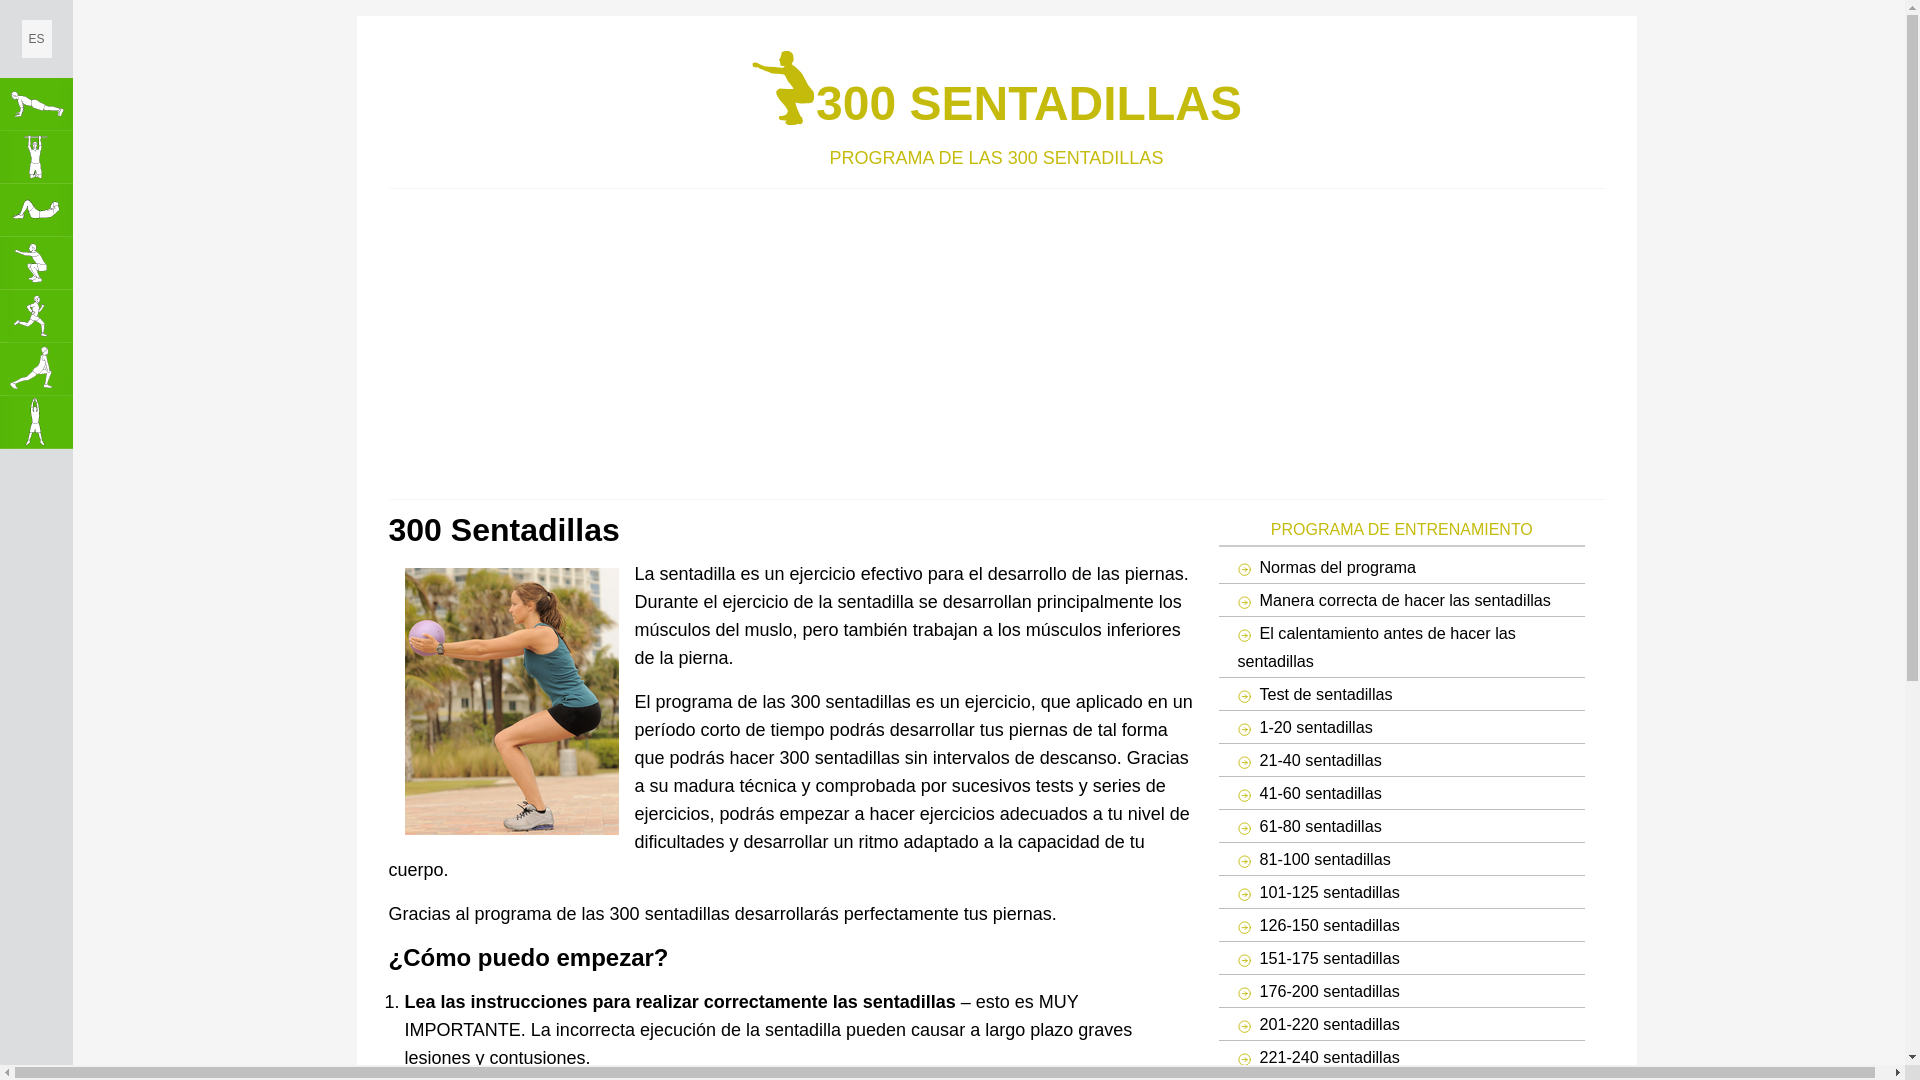 The image size is (1920, 1080). Describe the element at coordinates (1400, 647) in the screenshot. I see `'El calentamiento antes de hacer las sentadillas'` at that location.